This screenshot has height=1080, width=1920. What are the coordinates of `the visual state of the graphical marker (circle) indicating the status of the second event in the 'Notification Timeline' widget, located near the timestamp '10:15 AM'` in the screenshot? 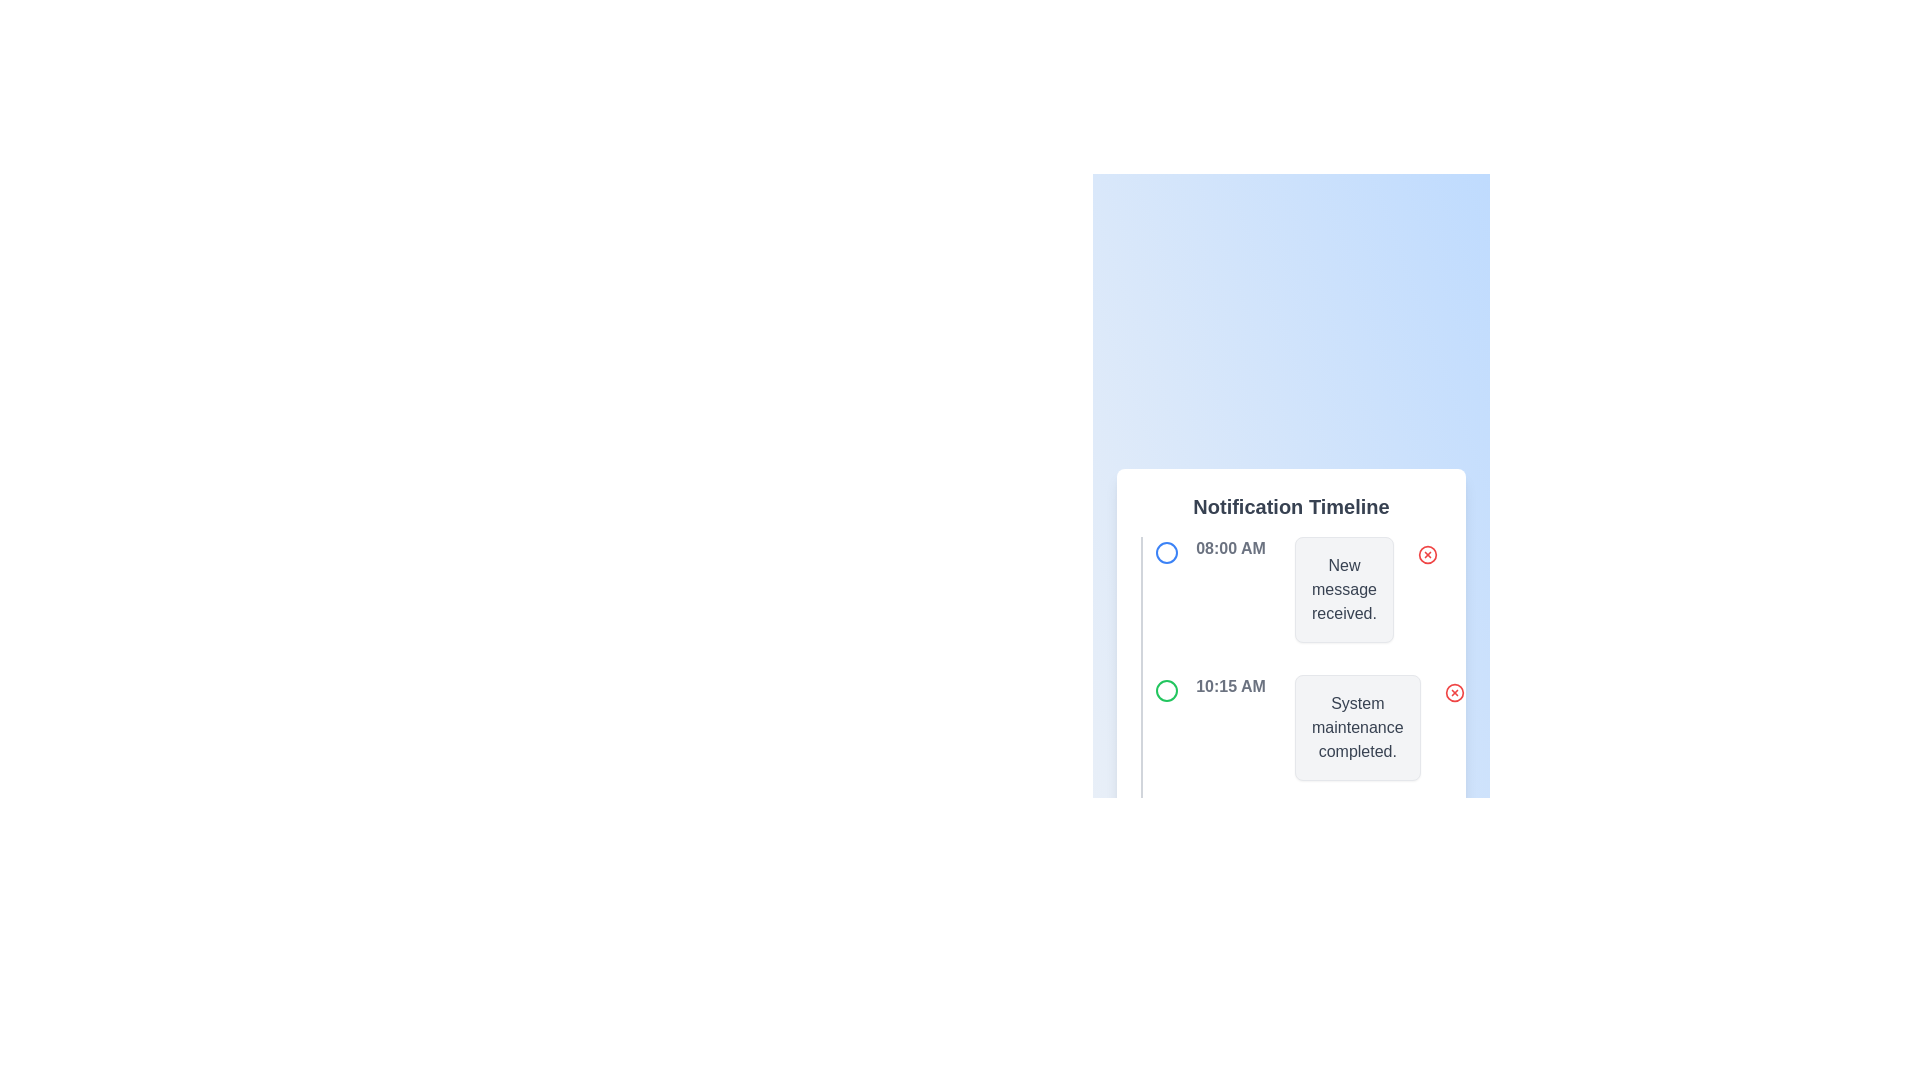 It's located at (1166, 689).